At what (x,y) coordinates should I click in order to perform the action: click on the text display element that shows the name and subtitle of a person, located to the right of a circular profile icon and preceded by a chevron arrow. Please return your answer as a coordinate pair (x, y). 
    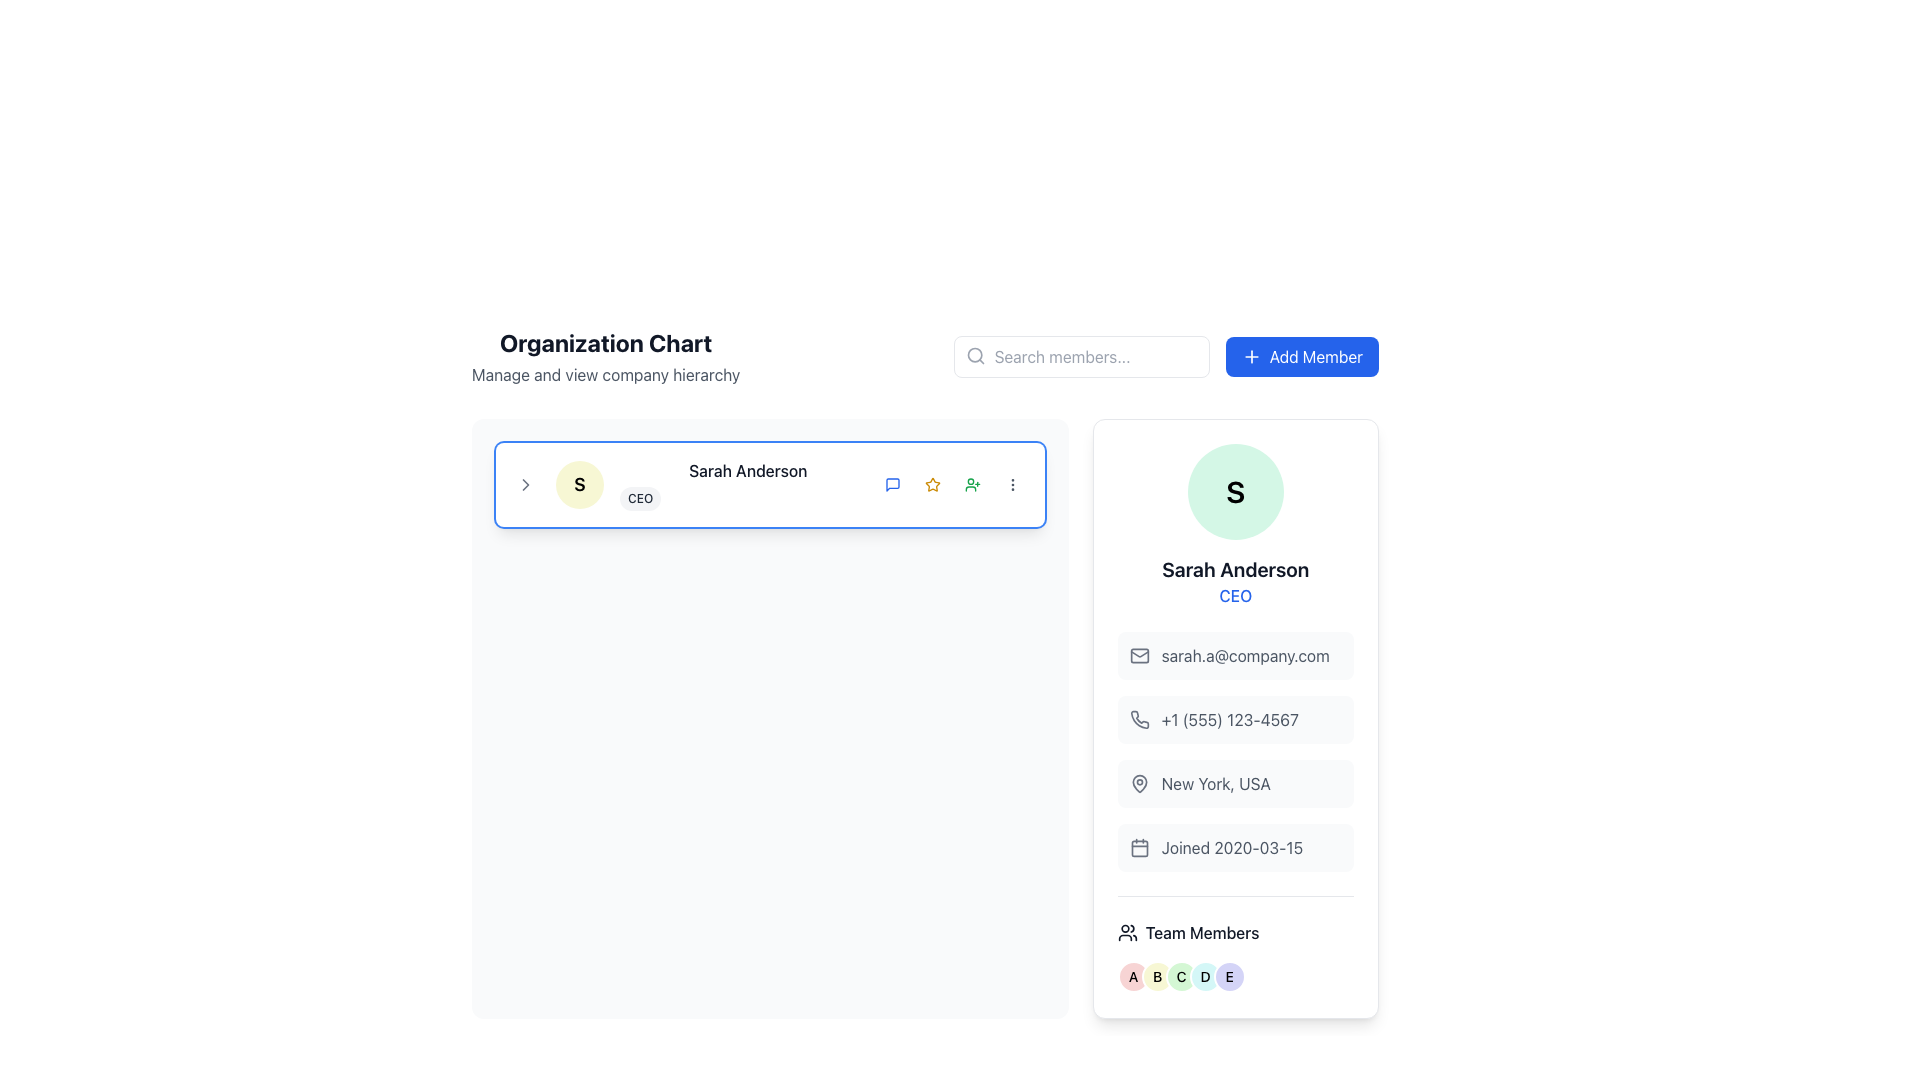
    Looking at the image, I should click on (769, 485).